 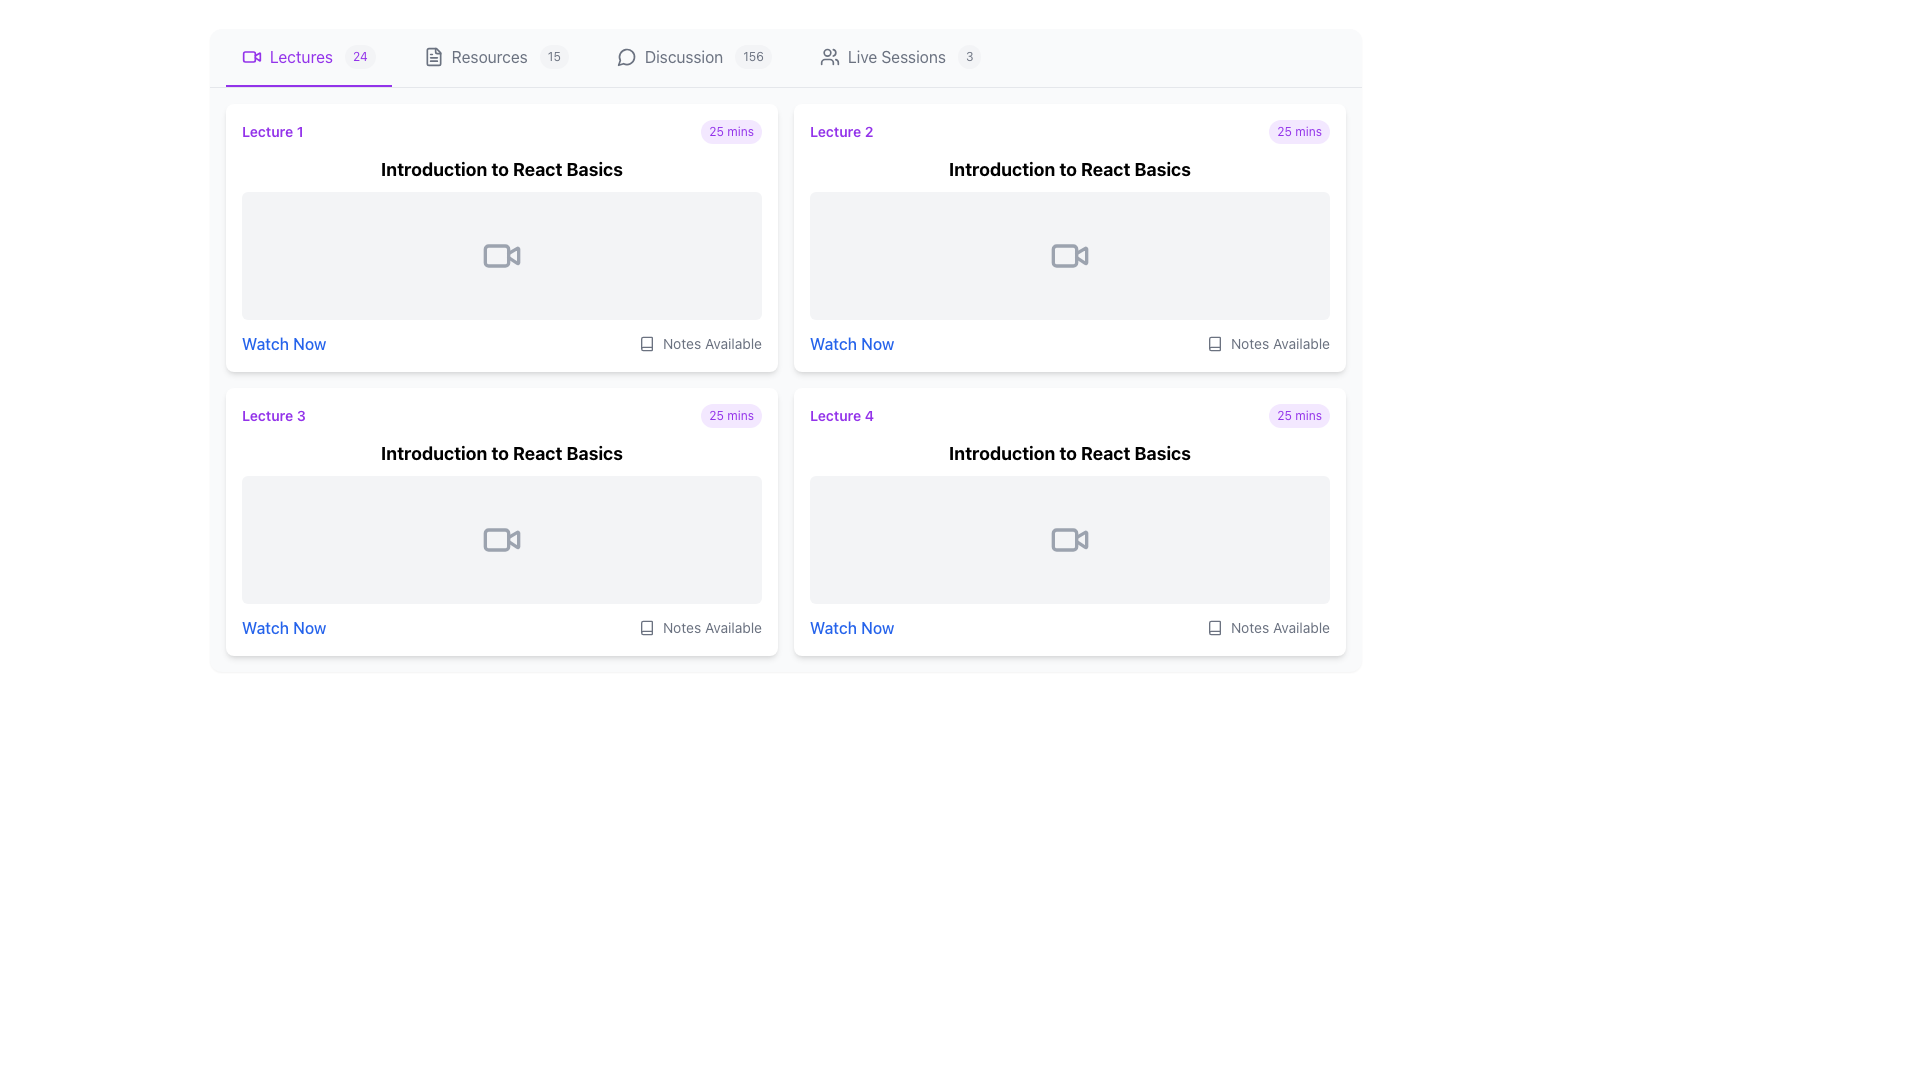 I want to click on the book icon located to the left of the text 'Notes Available' in the bottom-left section of the grid layout, so click(x=647, y=627).